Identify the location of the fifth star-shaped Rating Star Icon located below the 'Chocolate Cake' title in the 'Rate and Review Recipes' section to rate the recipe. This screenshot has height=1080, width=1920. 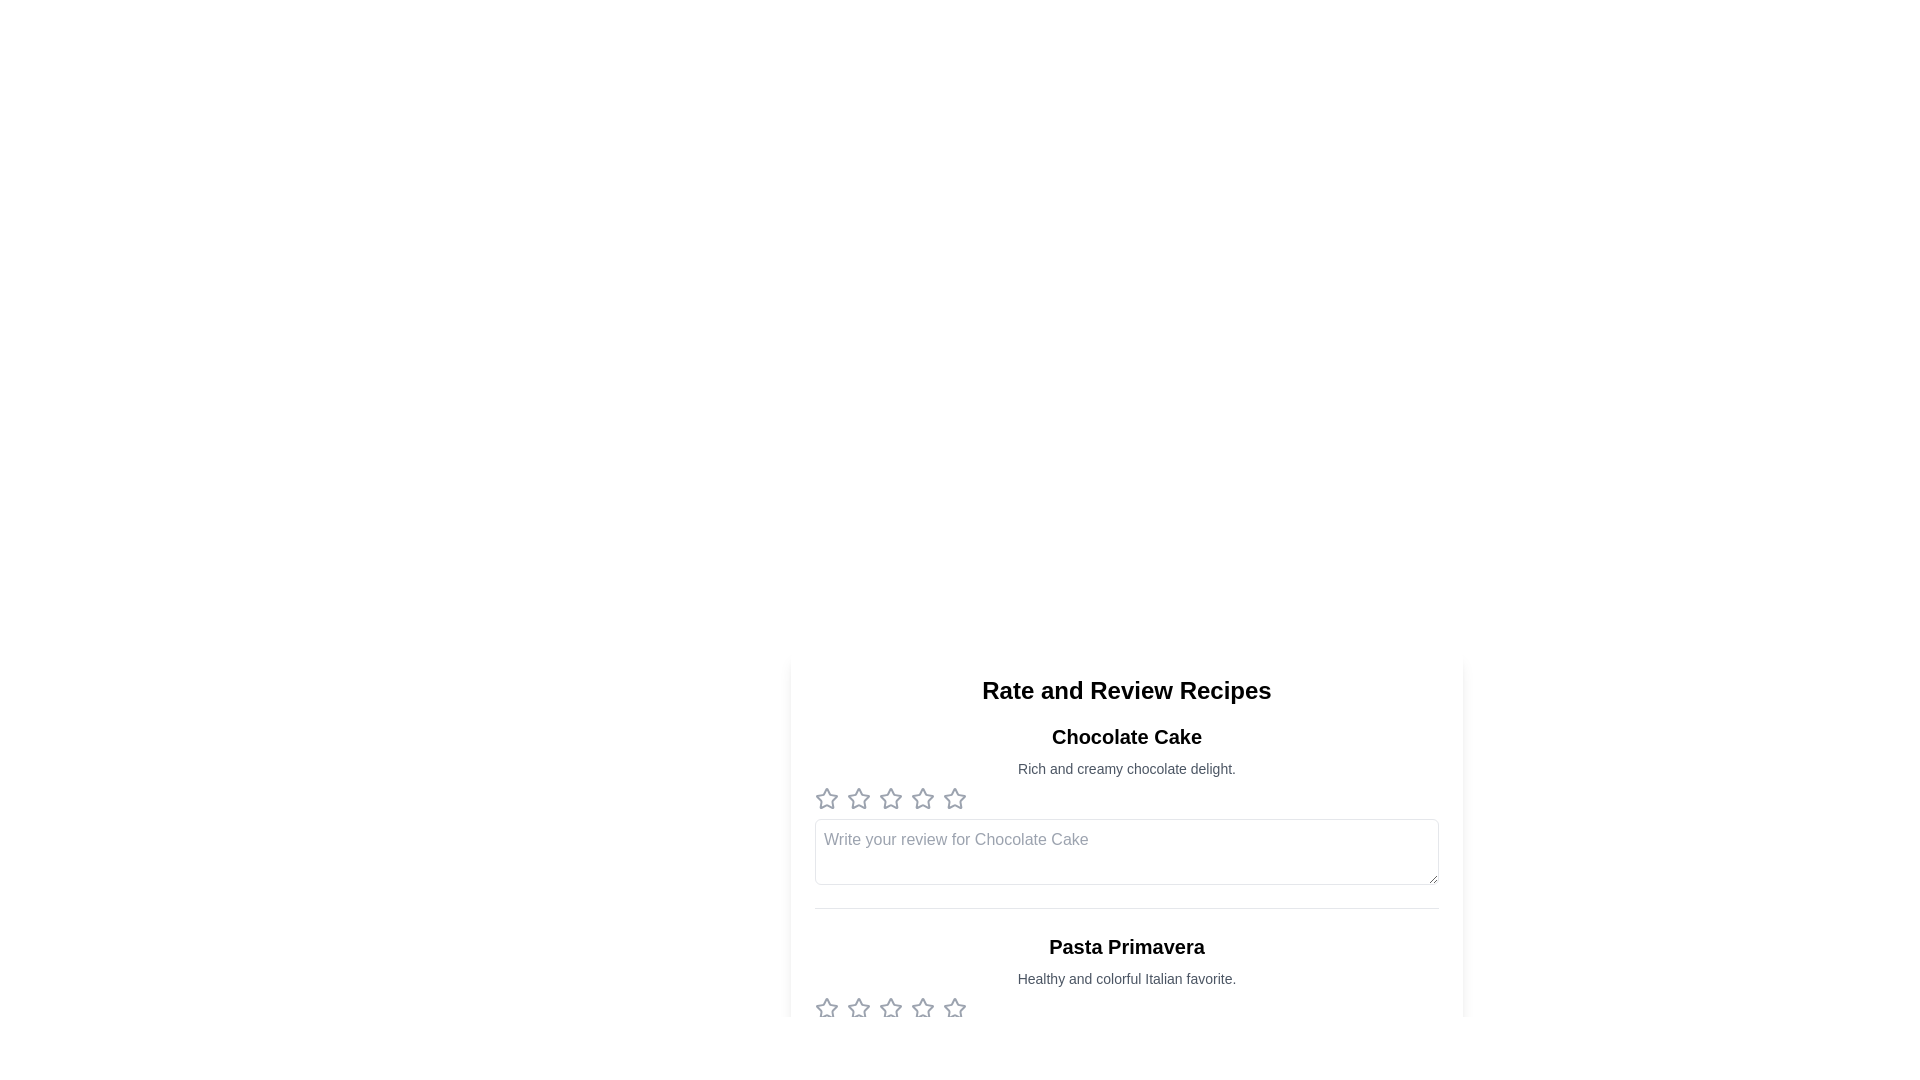
(954, 797).